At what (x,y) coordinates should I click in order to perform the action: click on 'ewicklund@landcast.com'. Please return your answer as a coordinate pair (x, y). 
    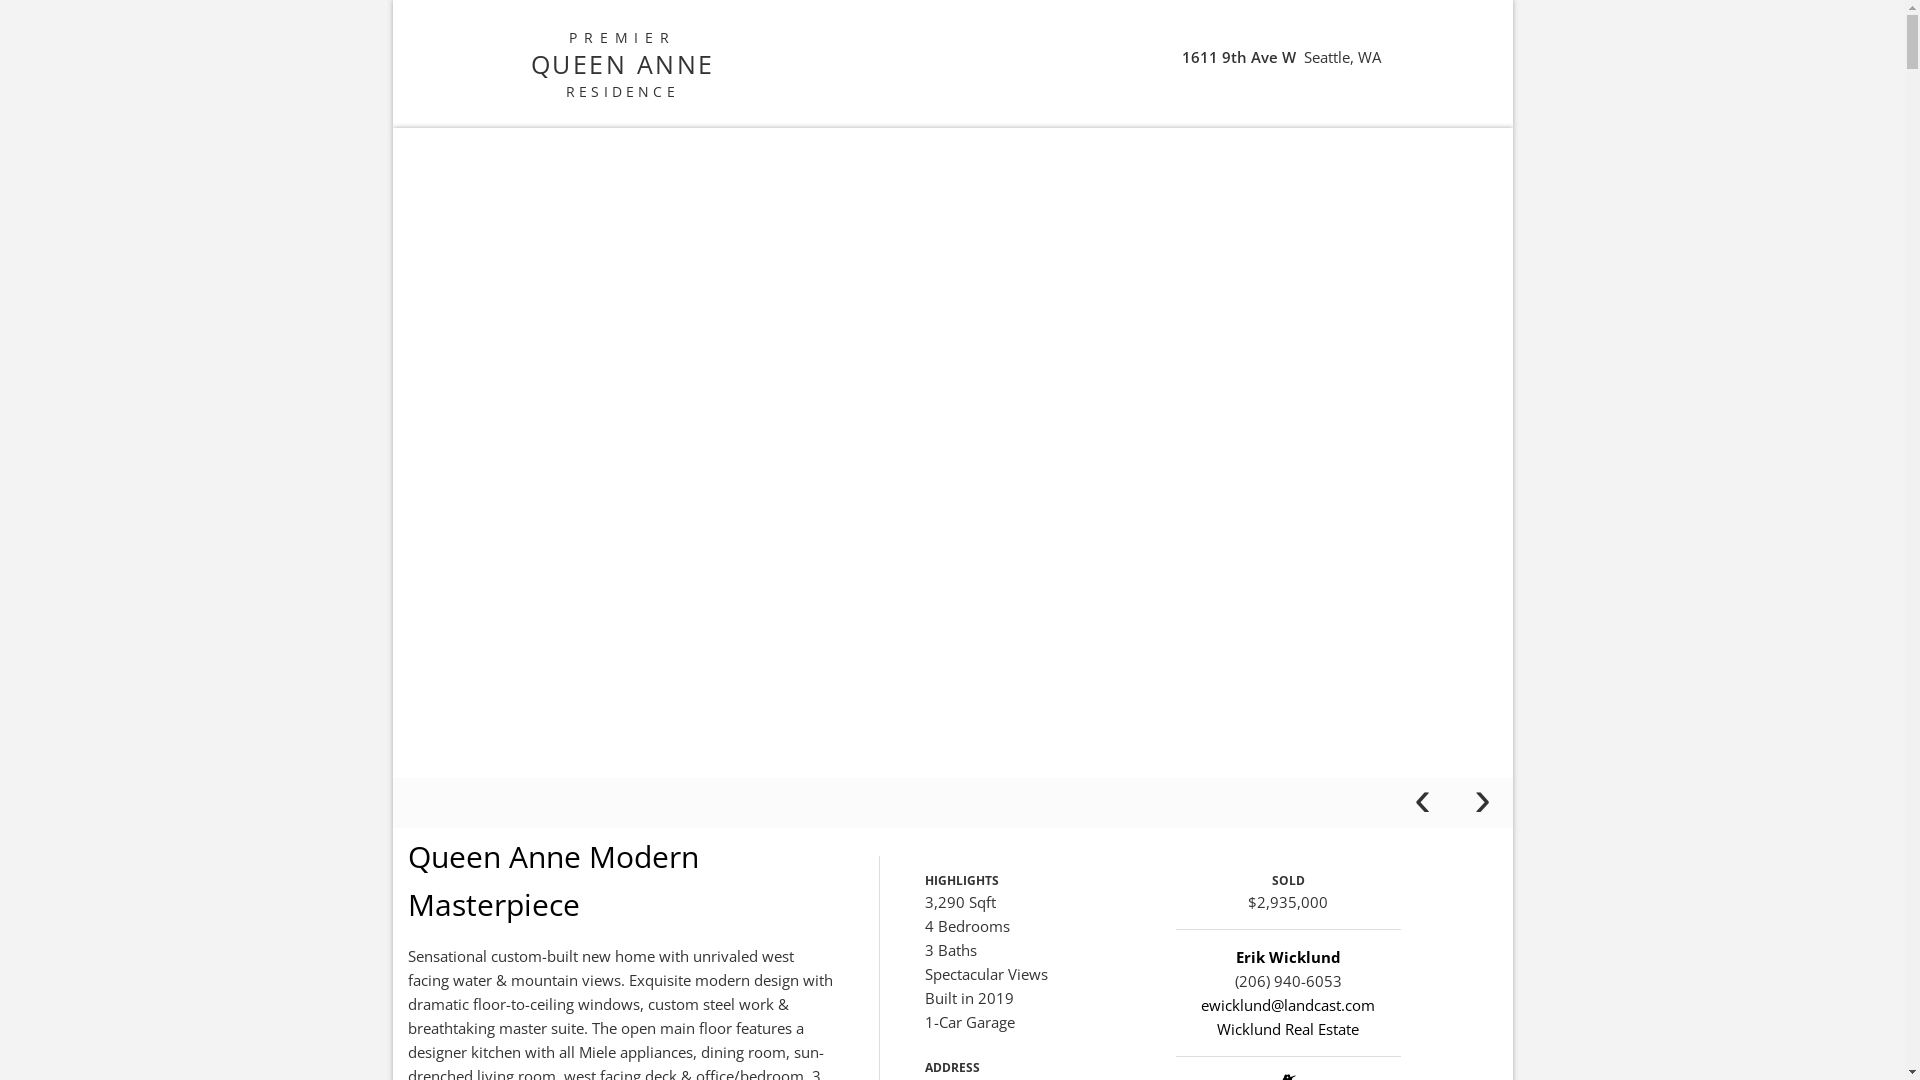
    Looking at the image, I should click on (1287, 1005).